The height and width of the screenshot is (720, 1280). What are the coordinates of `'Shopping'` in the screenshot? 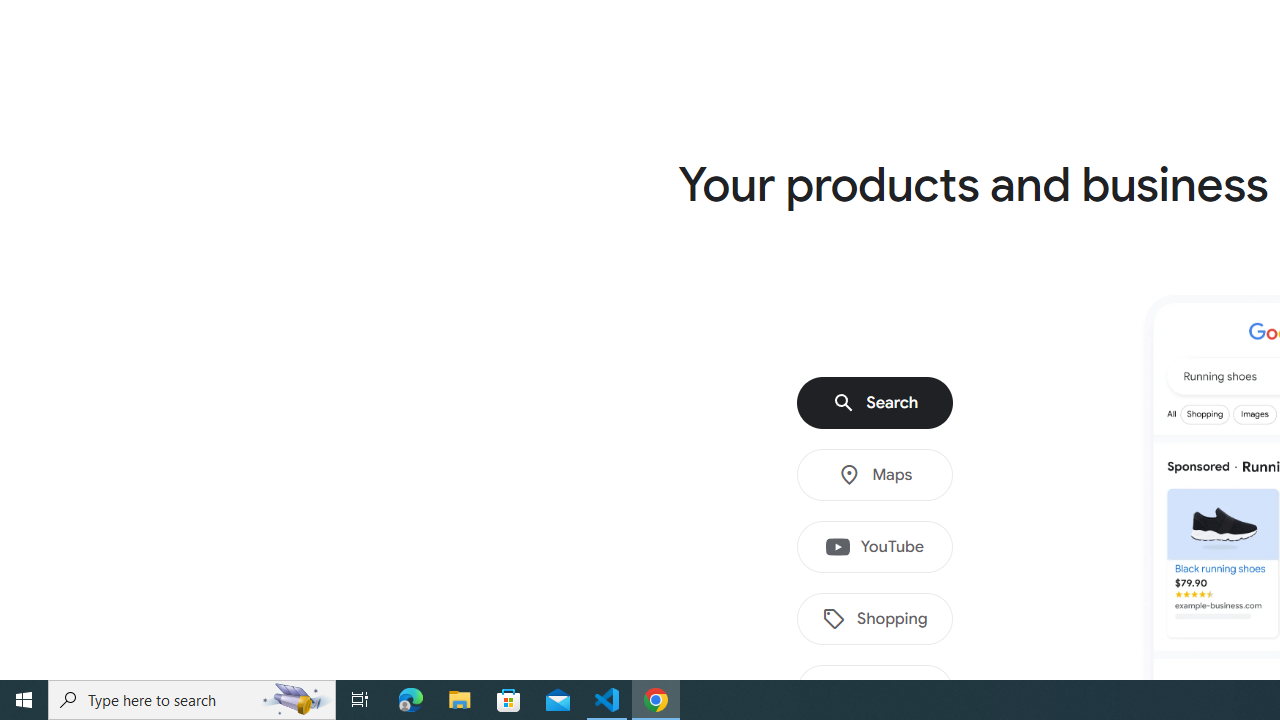 It's located at (875, 618).